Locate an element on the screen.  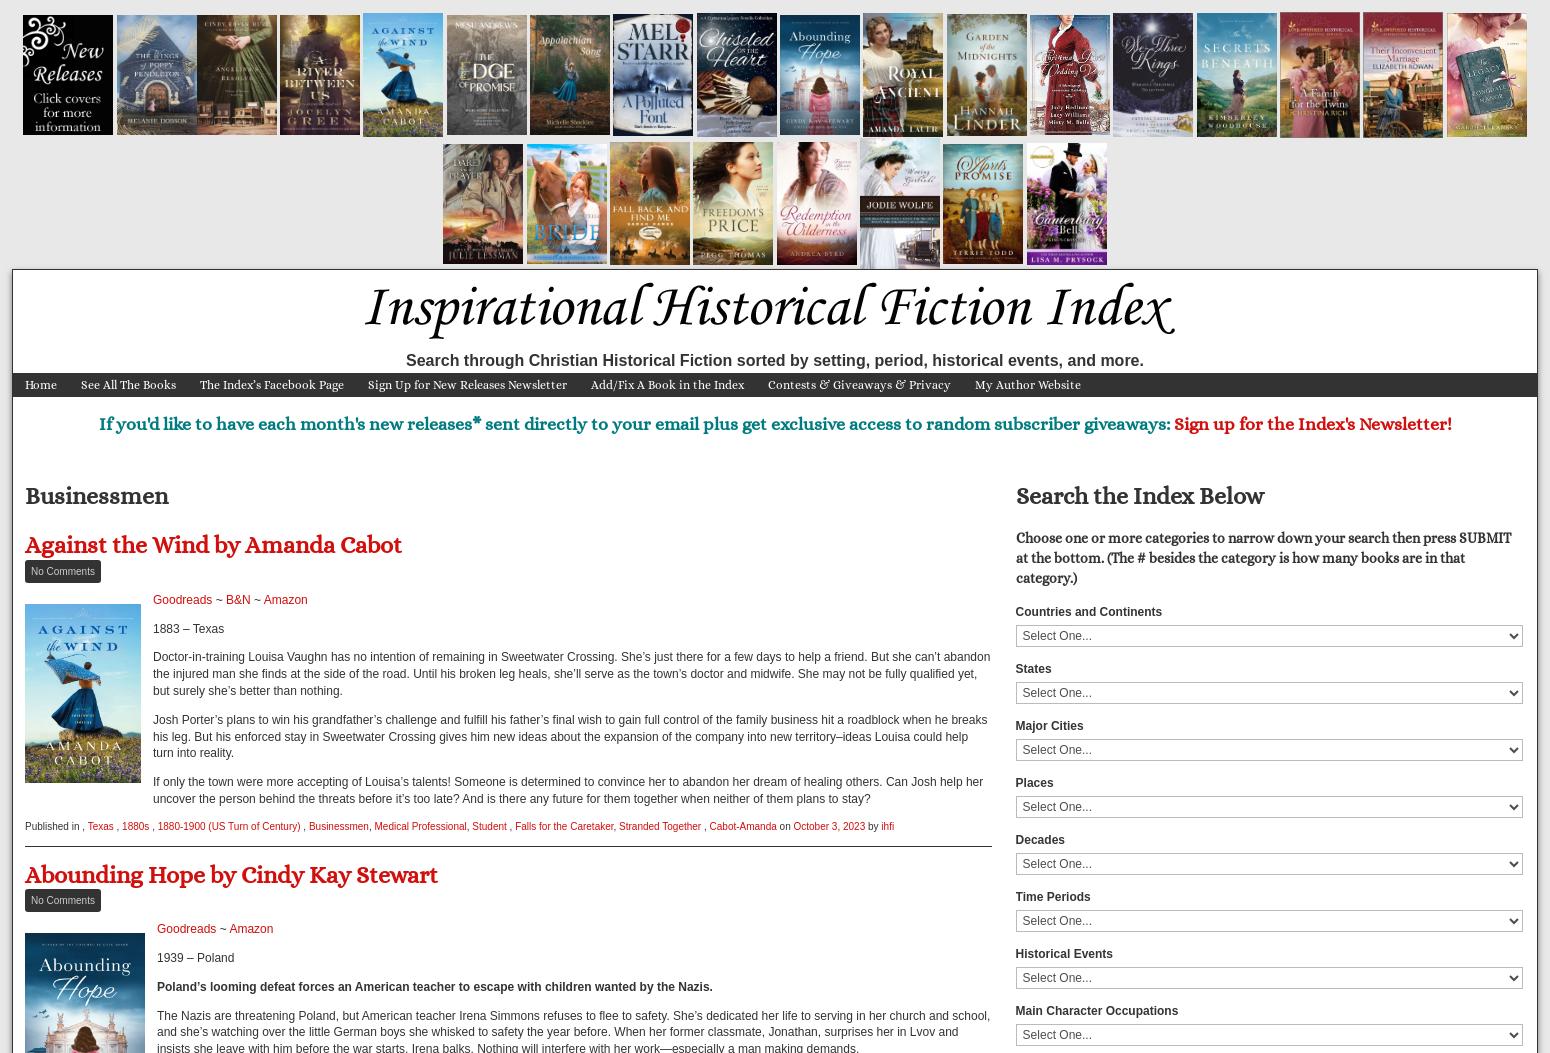
'Medical Professional' is located at coordinates (420, 824).